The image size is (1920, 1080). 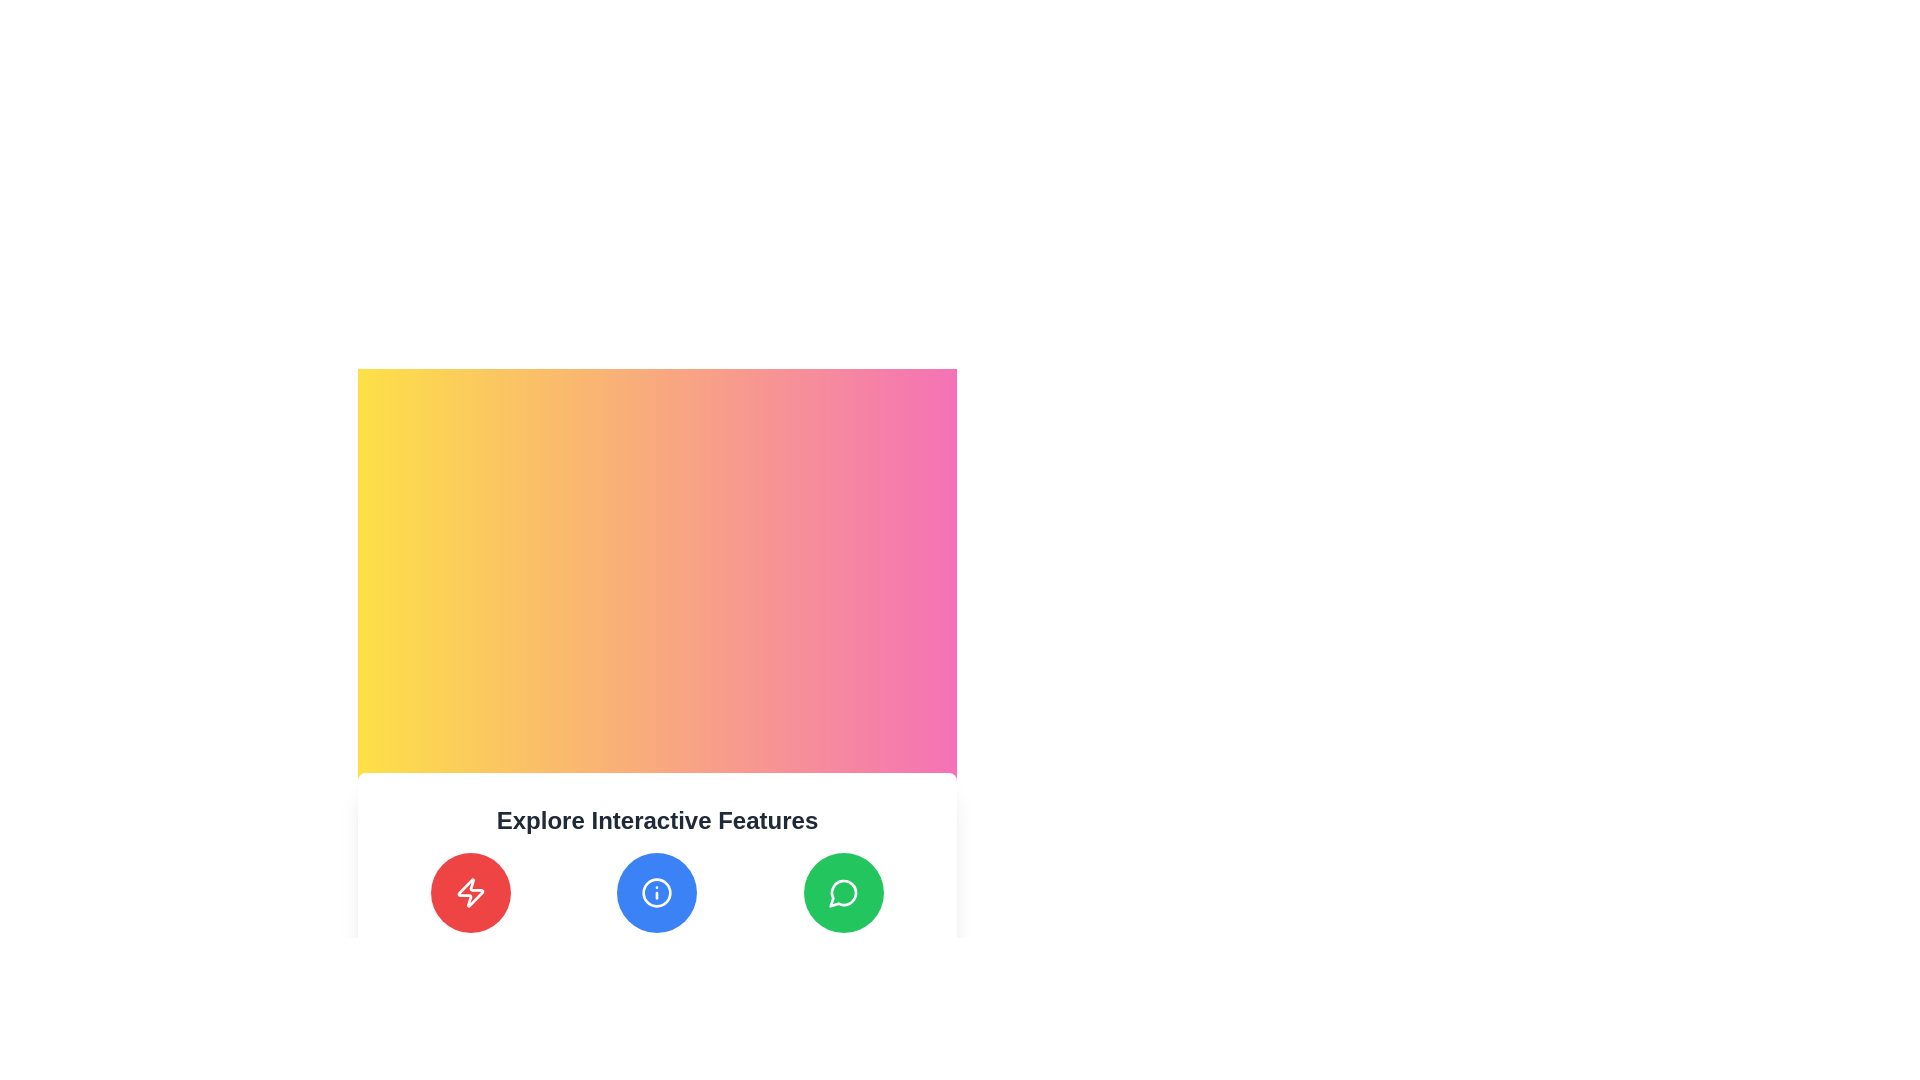 What do you see at coordinates (843, 892) in the screenshot?
I see `the right-most circular button in the 'Connect and Chat' section` at bounding box center [843, 892].